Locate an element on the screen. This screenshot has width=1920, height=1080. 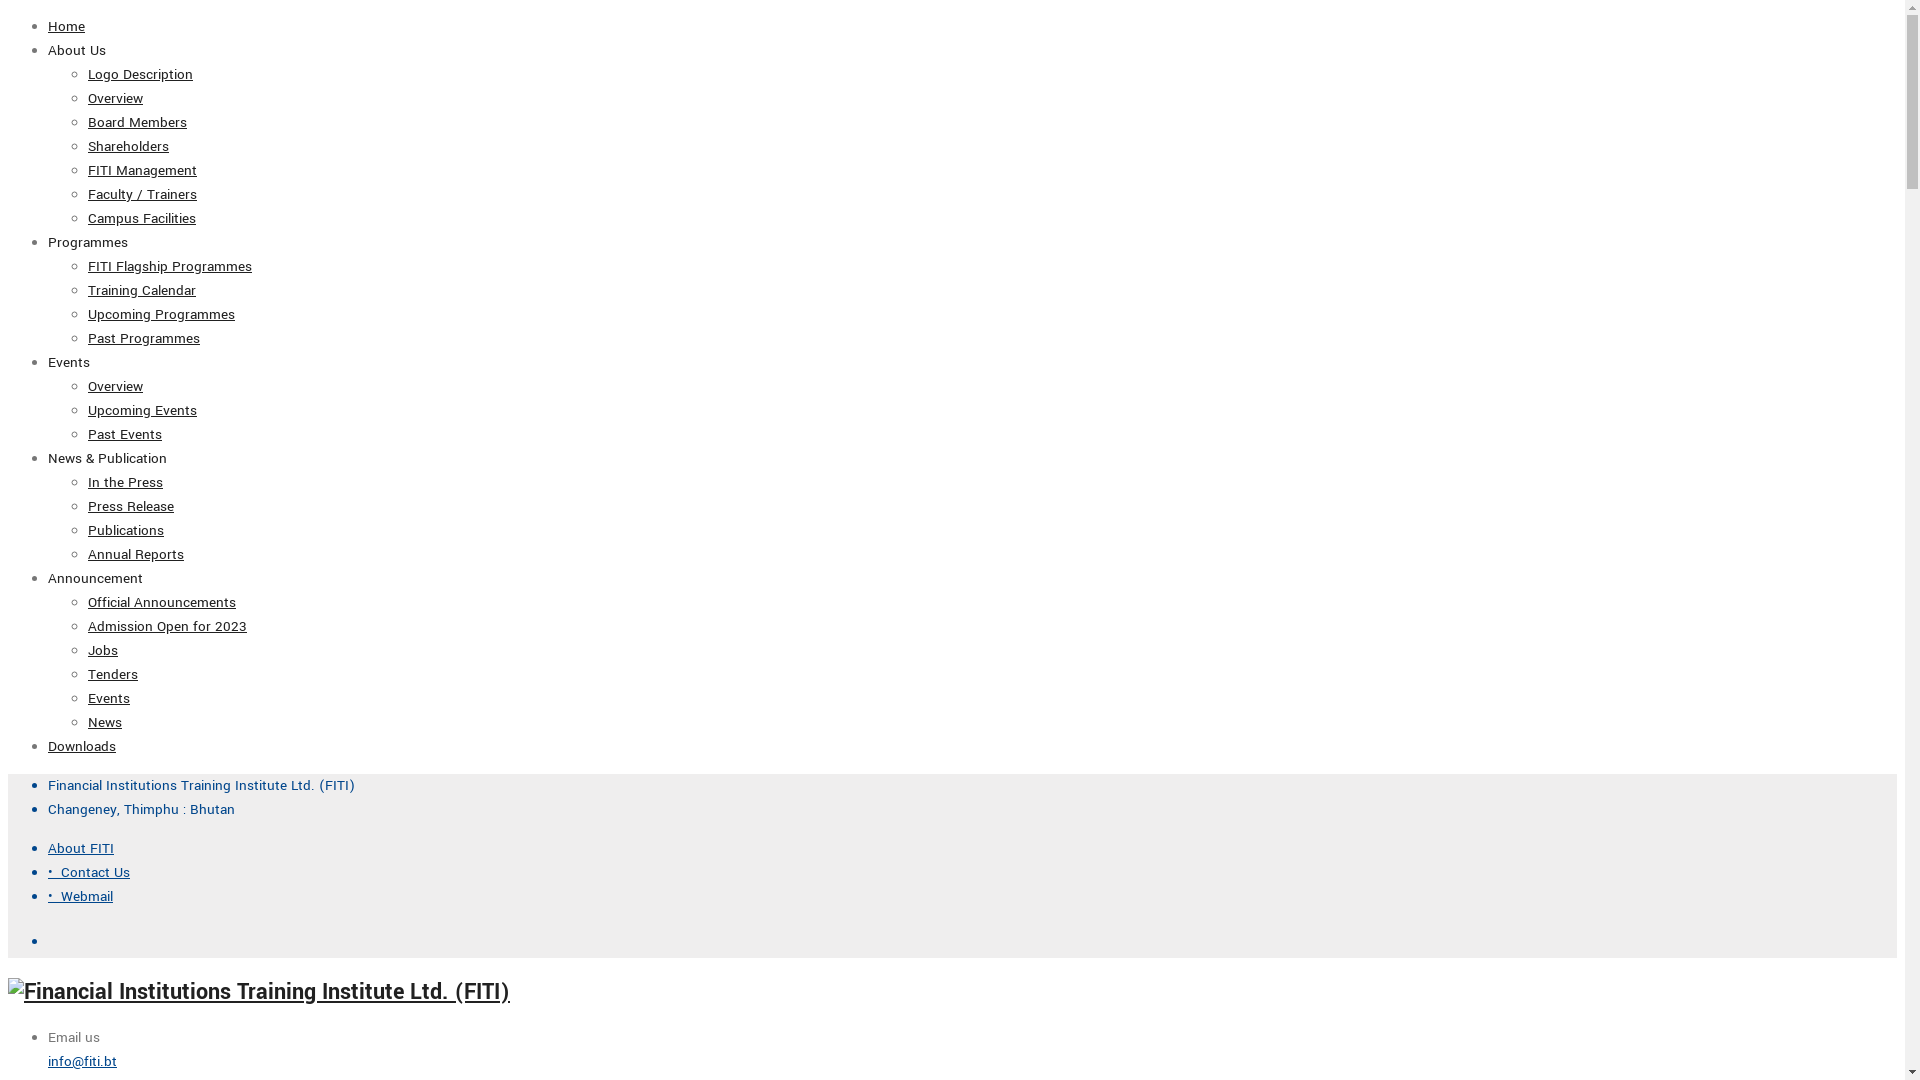
'Upcoming Programmes' is located at coordinates (161, 314).